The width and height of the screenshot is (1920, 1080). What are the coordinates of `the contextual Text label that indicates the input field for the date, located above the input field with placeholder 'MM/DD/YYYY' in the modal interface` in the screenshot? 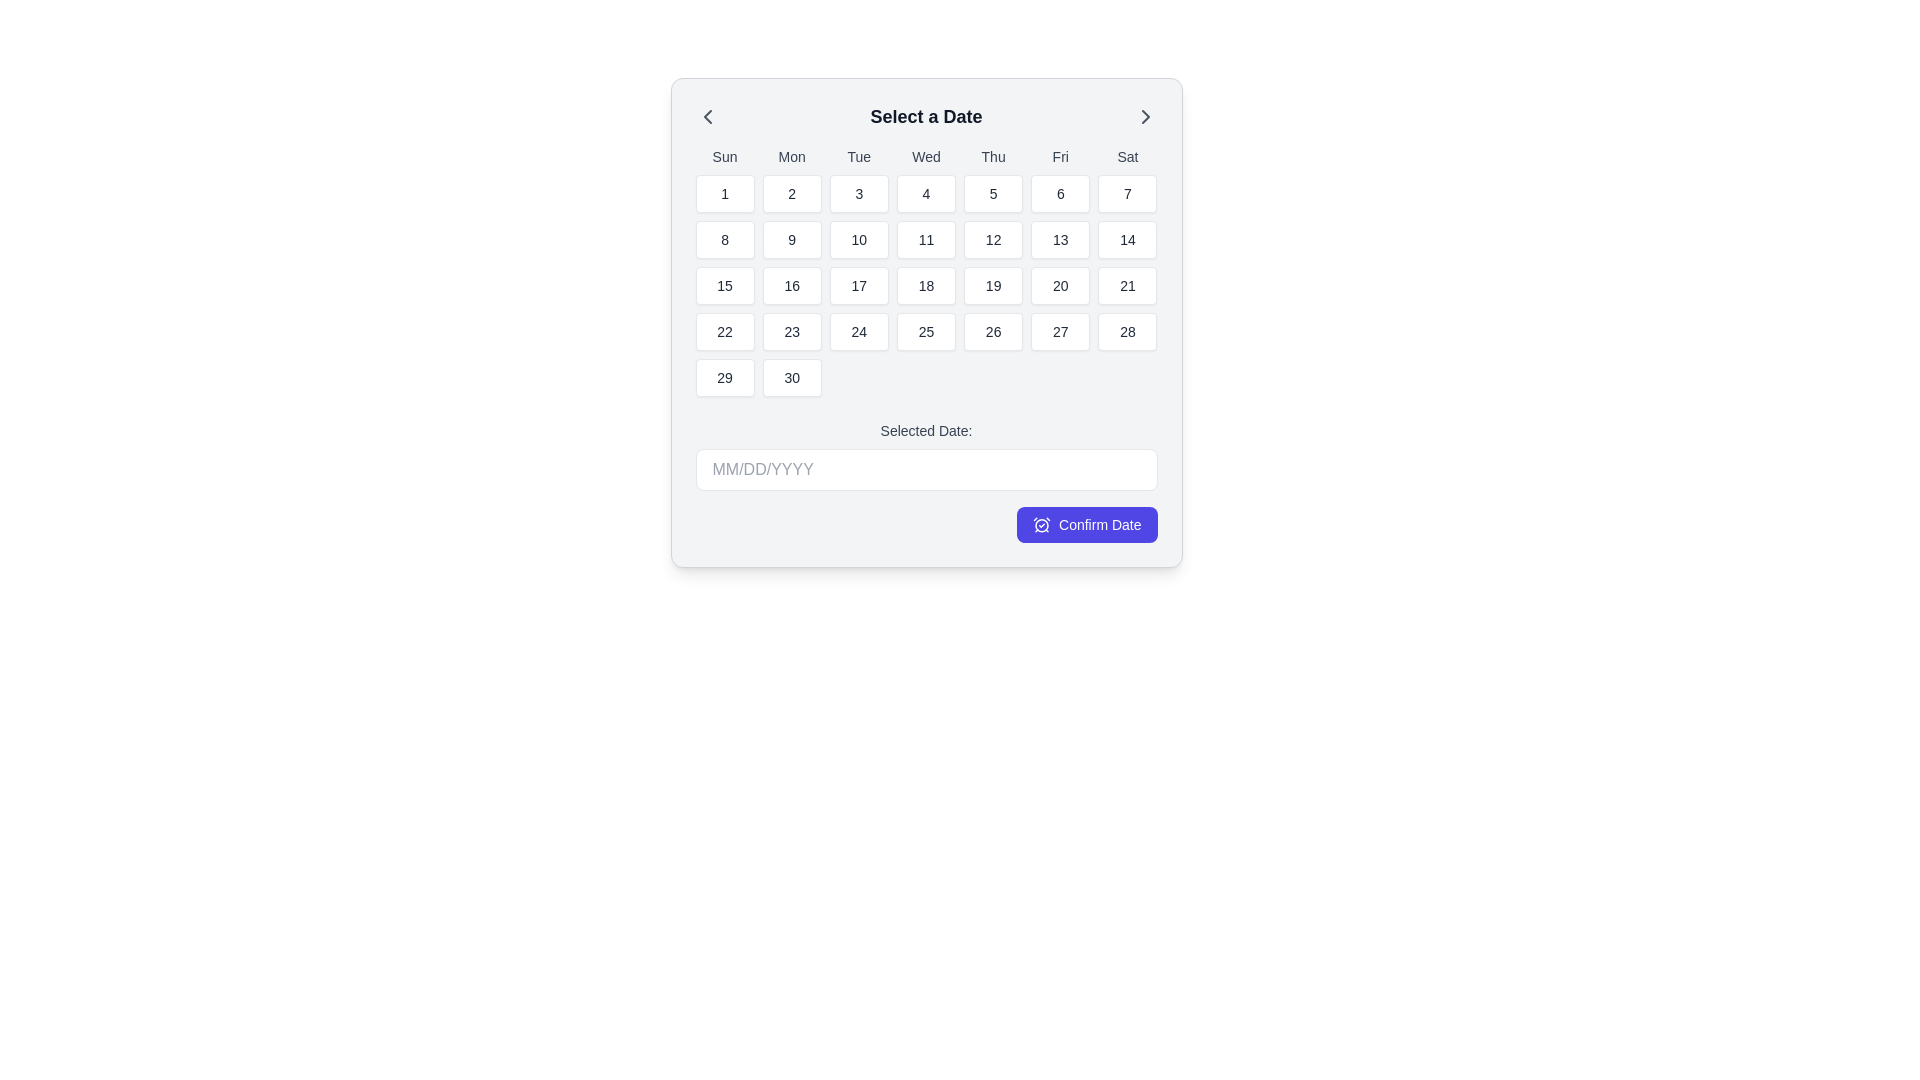 It's located at (925, 430).